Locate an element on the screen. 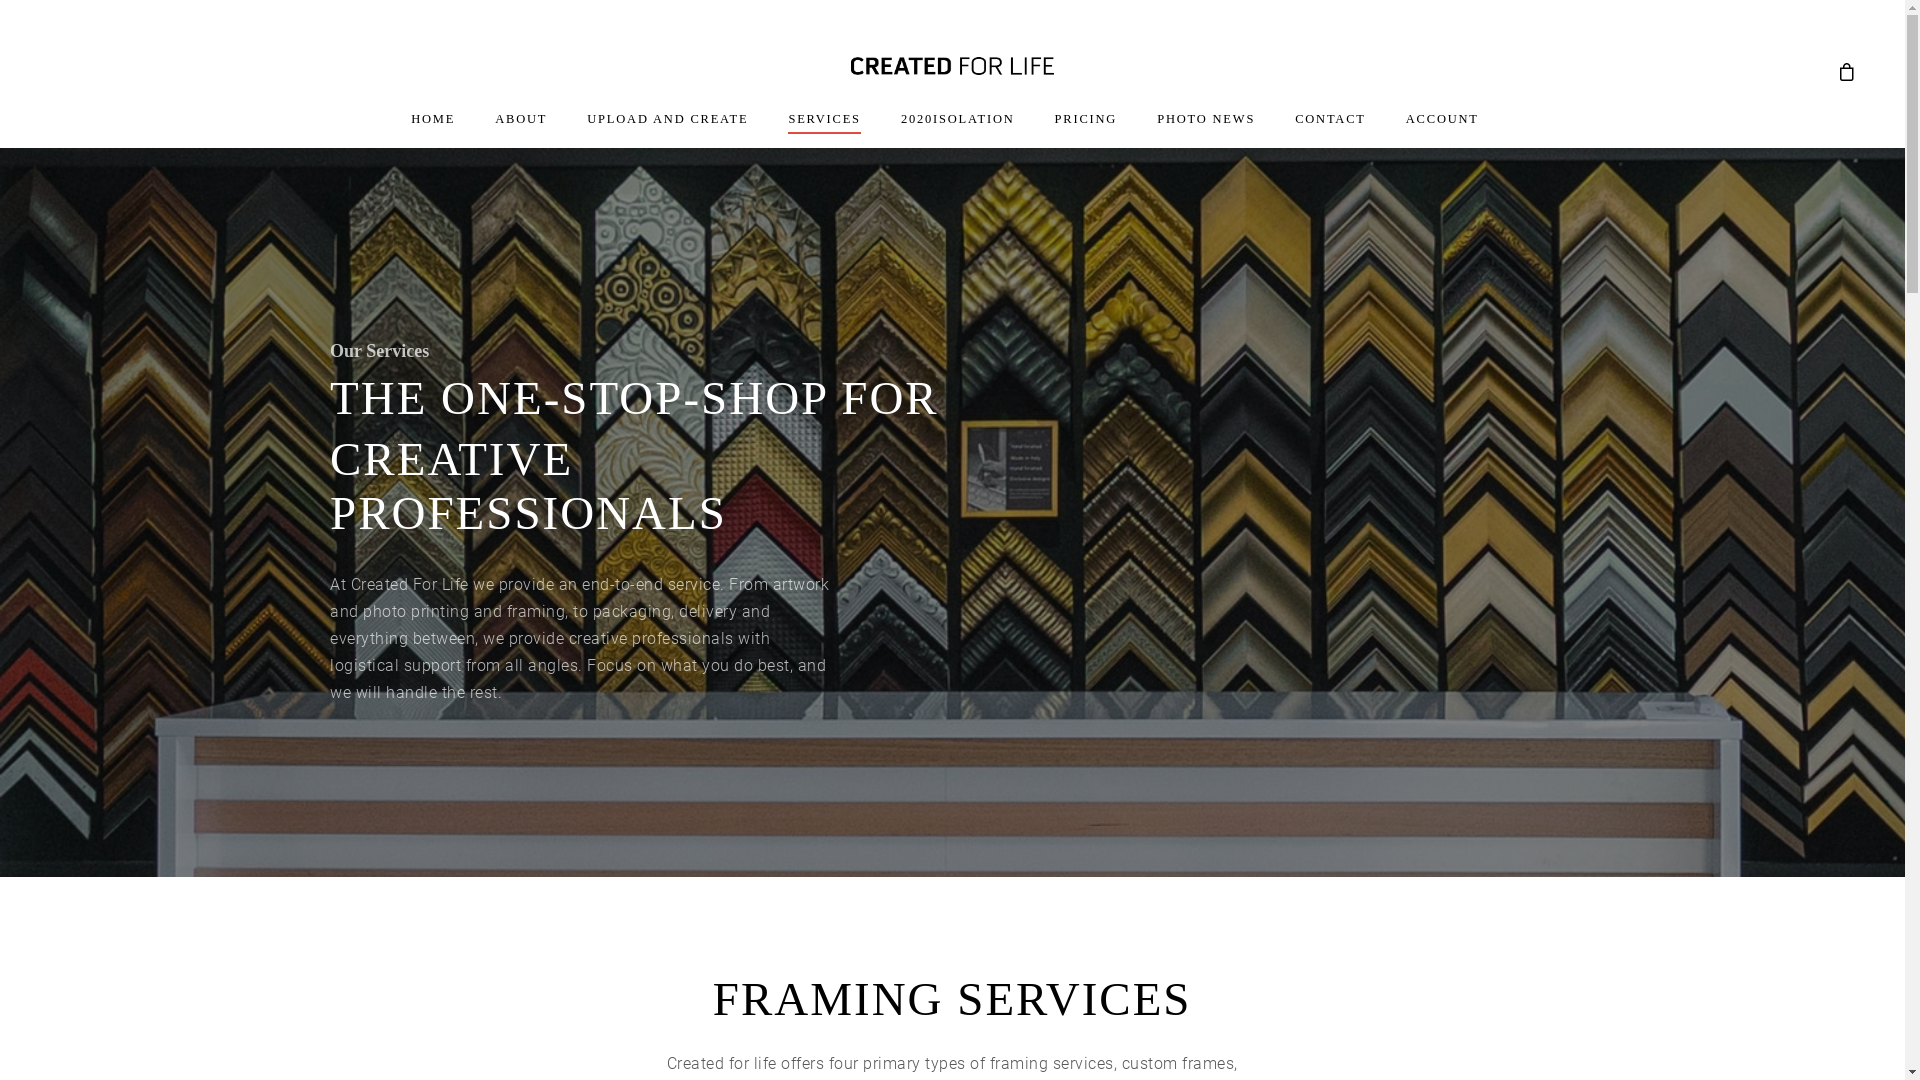 The image size is (1920, 1080). 'ACCOUNT' is located at coordinates (1442, 129).